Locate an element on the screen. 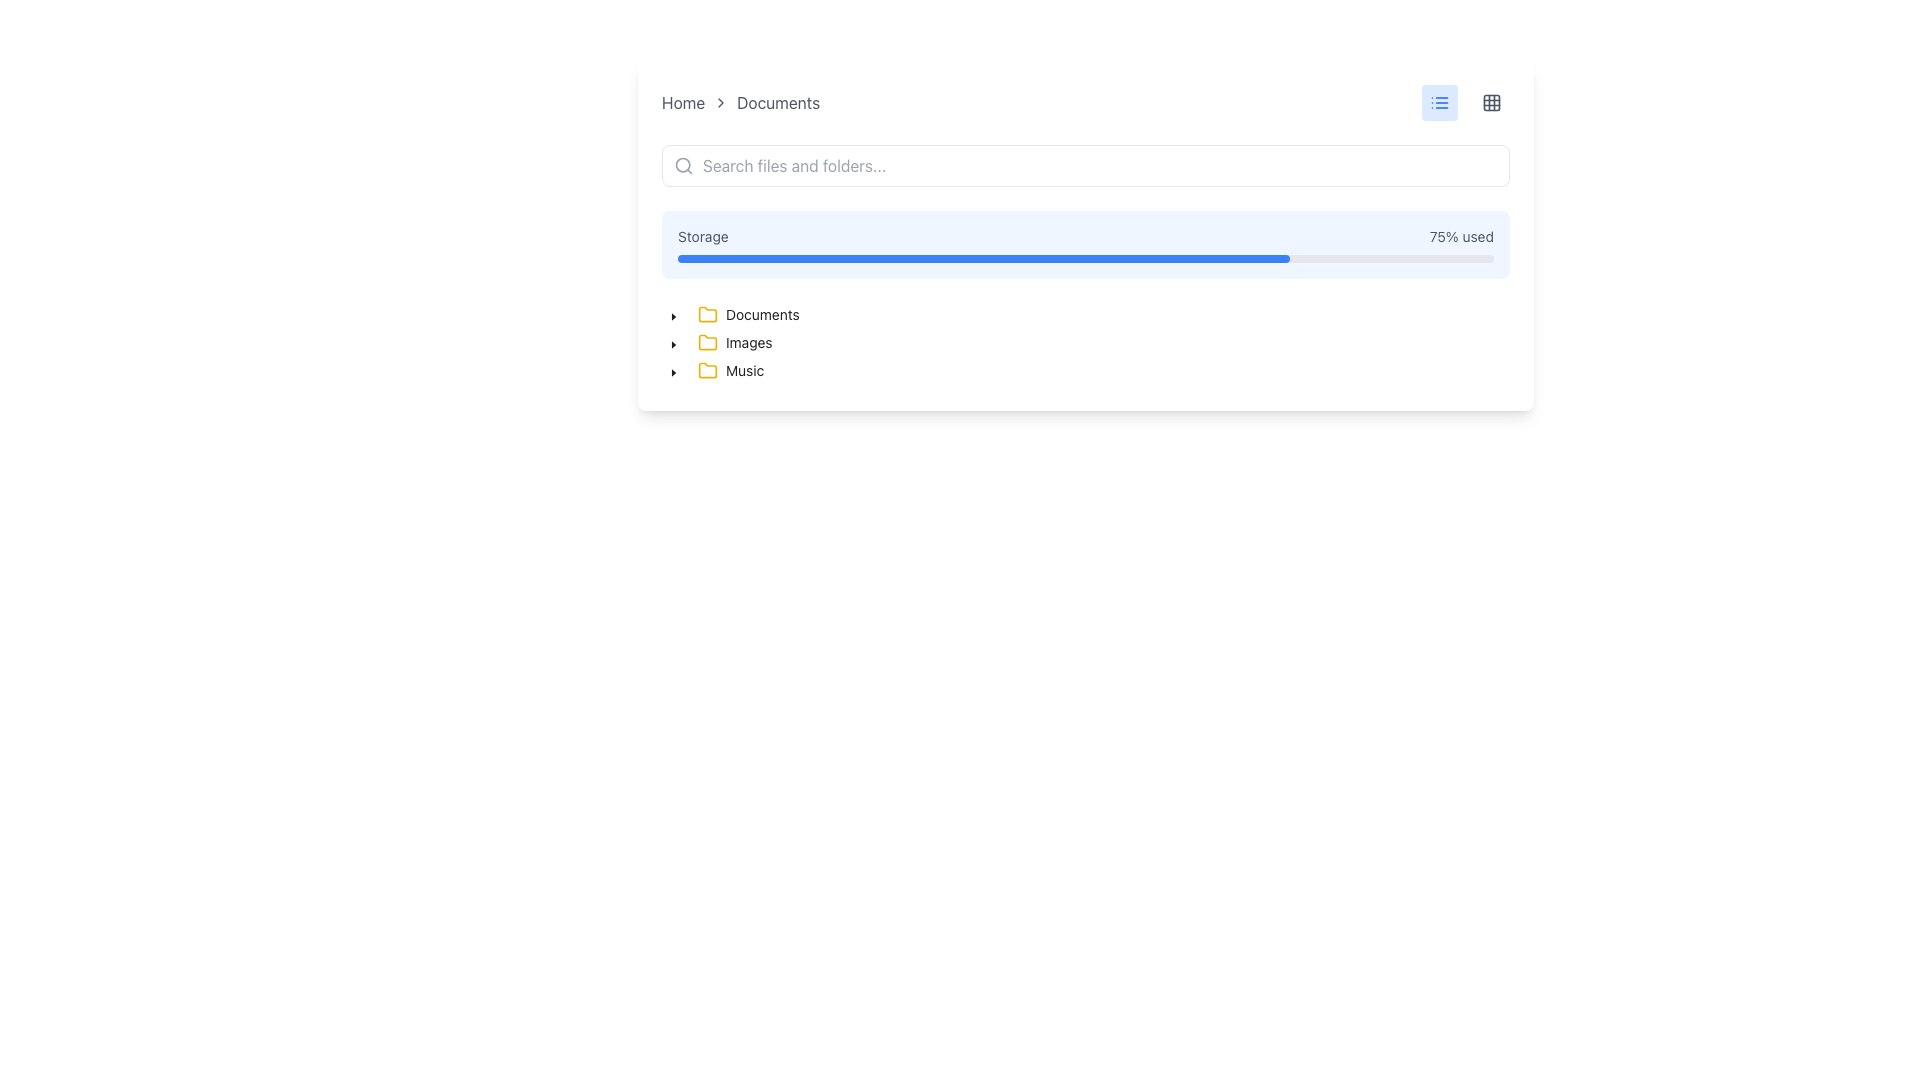 The image size is (1920, 1080). the yellow folder icon located to the left of the 'Documents' text label is located at coordinates (708, 315).